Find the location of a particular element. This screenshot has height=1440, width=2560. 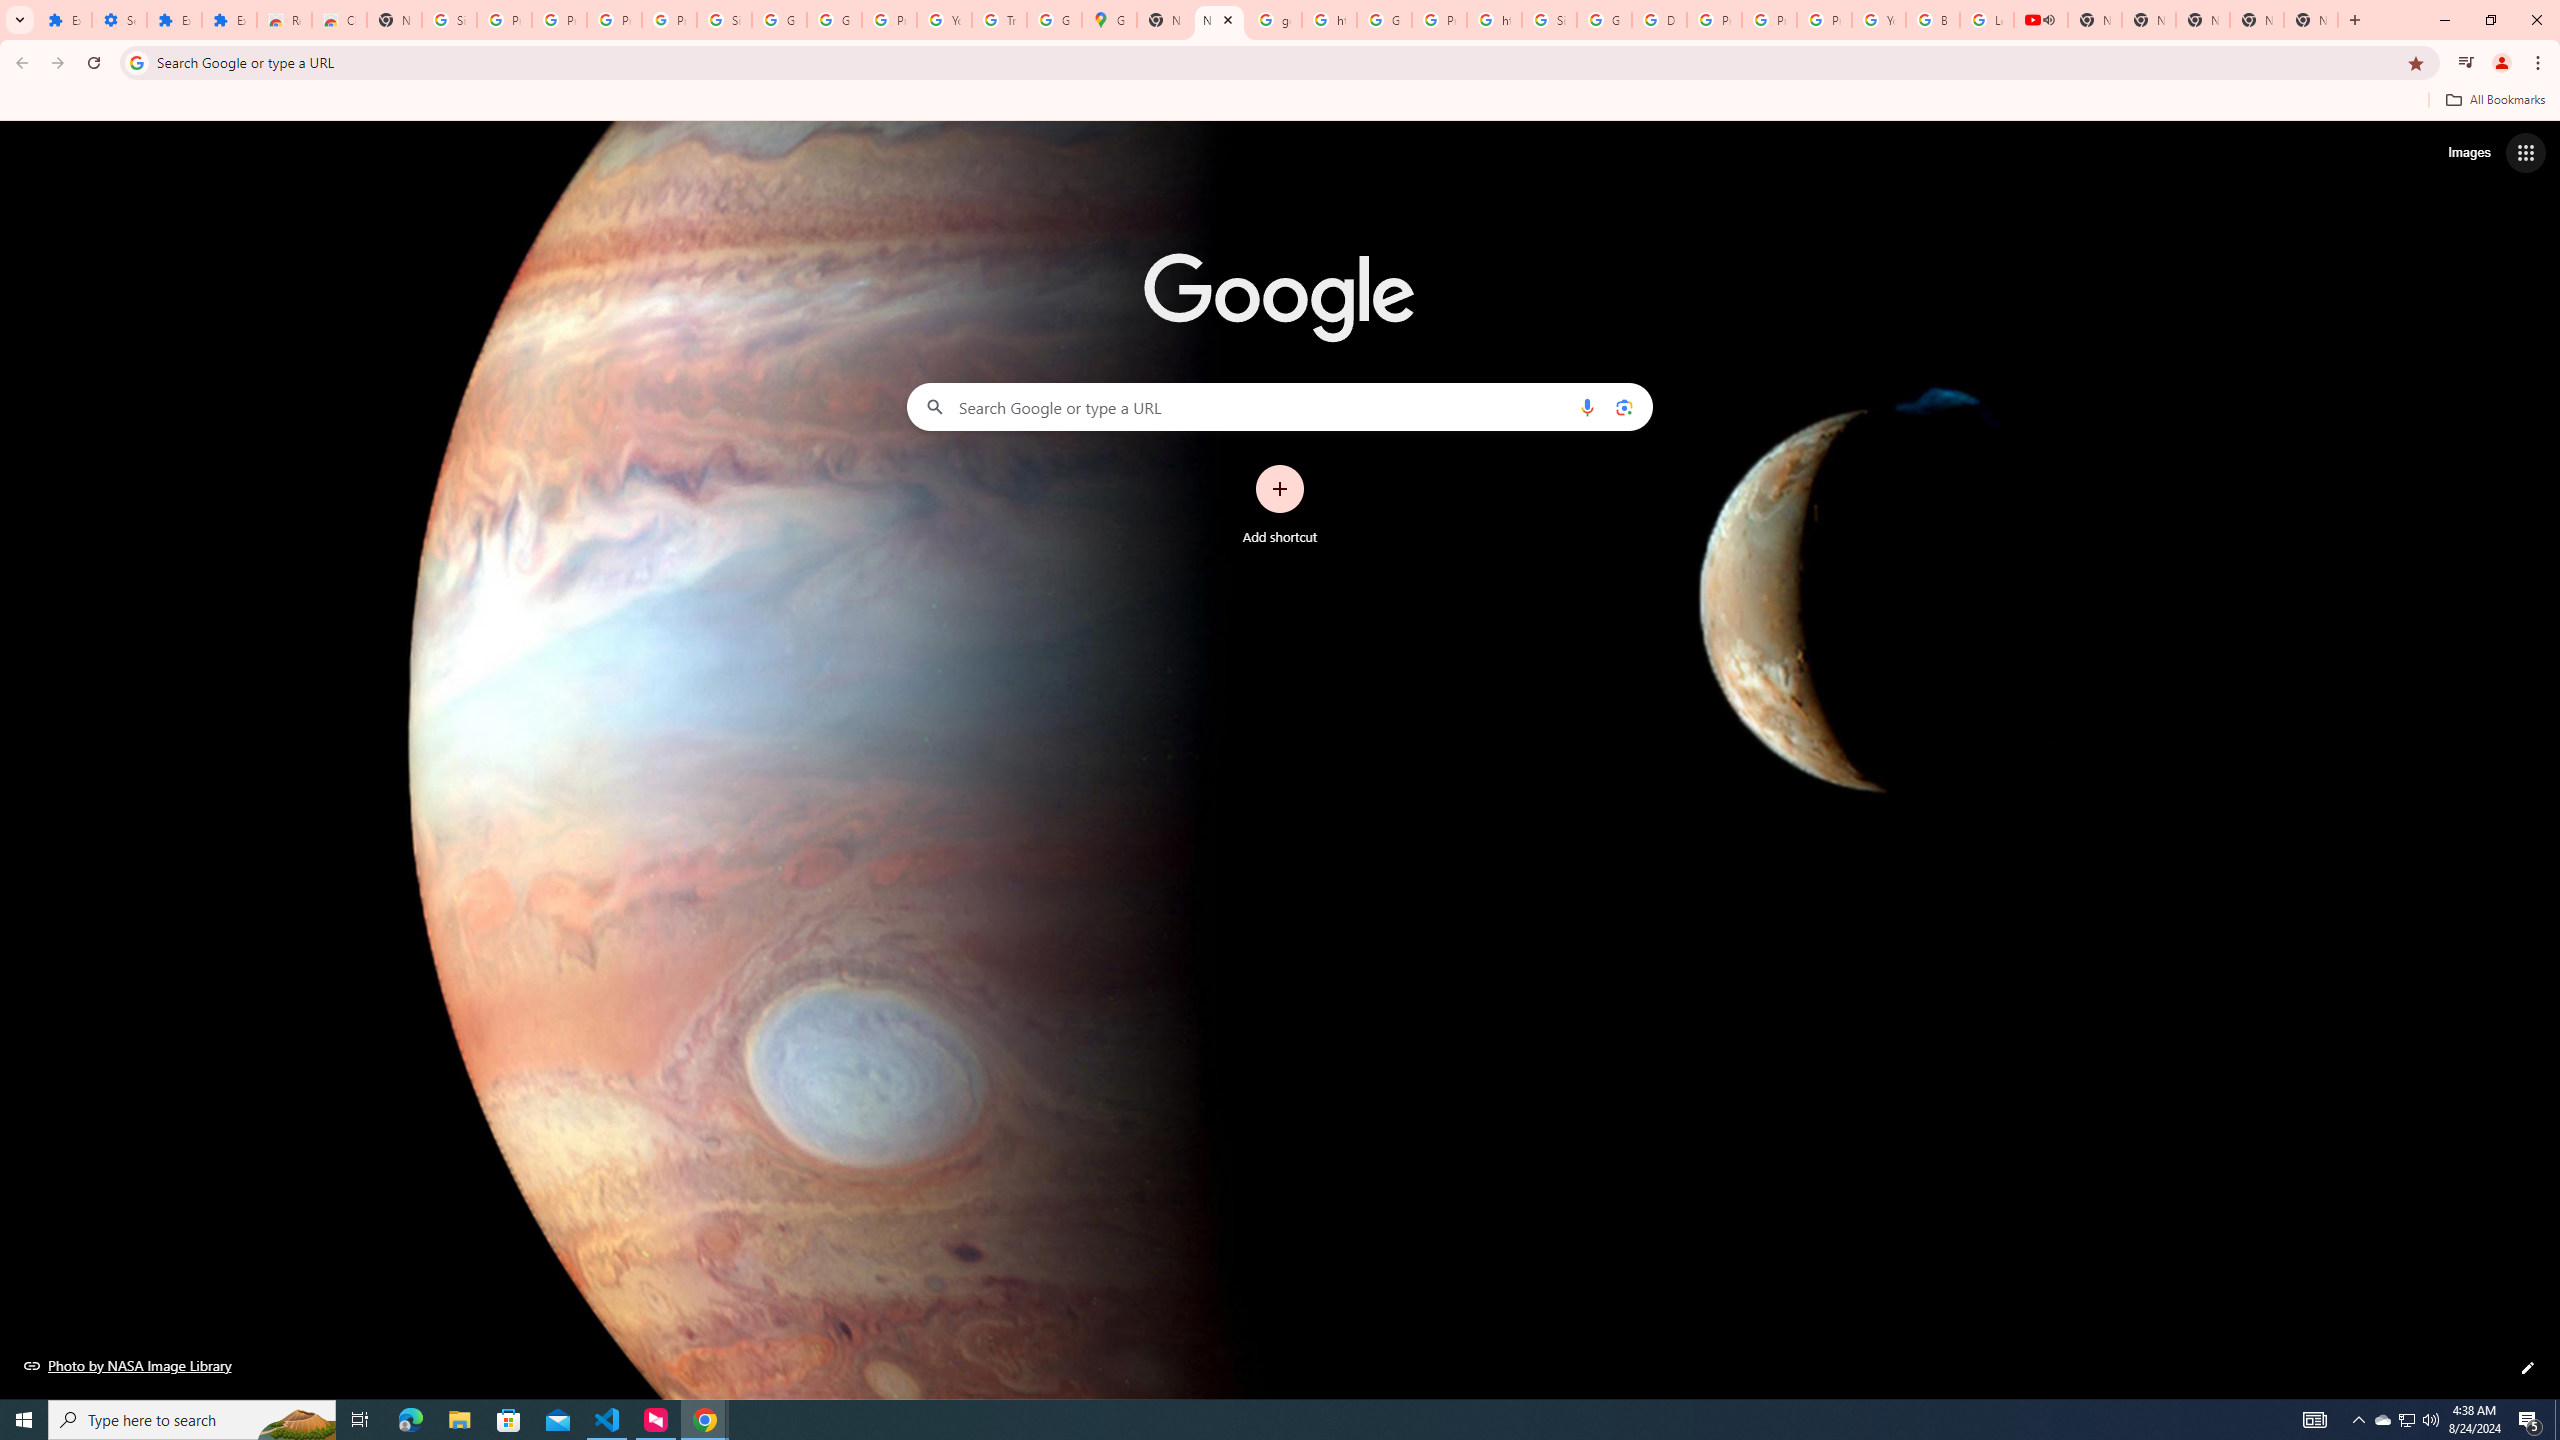

'Control your music, videos, and more' is located at coordinates (2466, 62).